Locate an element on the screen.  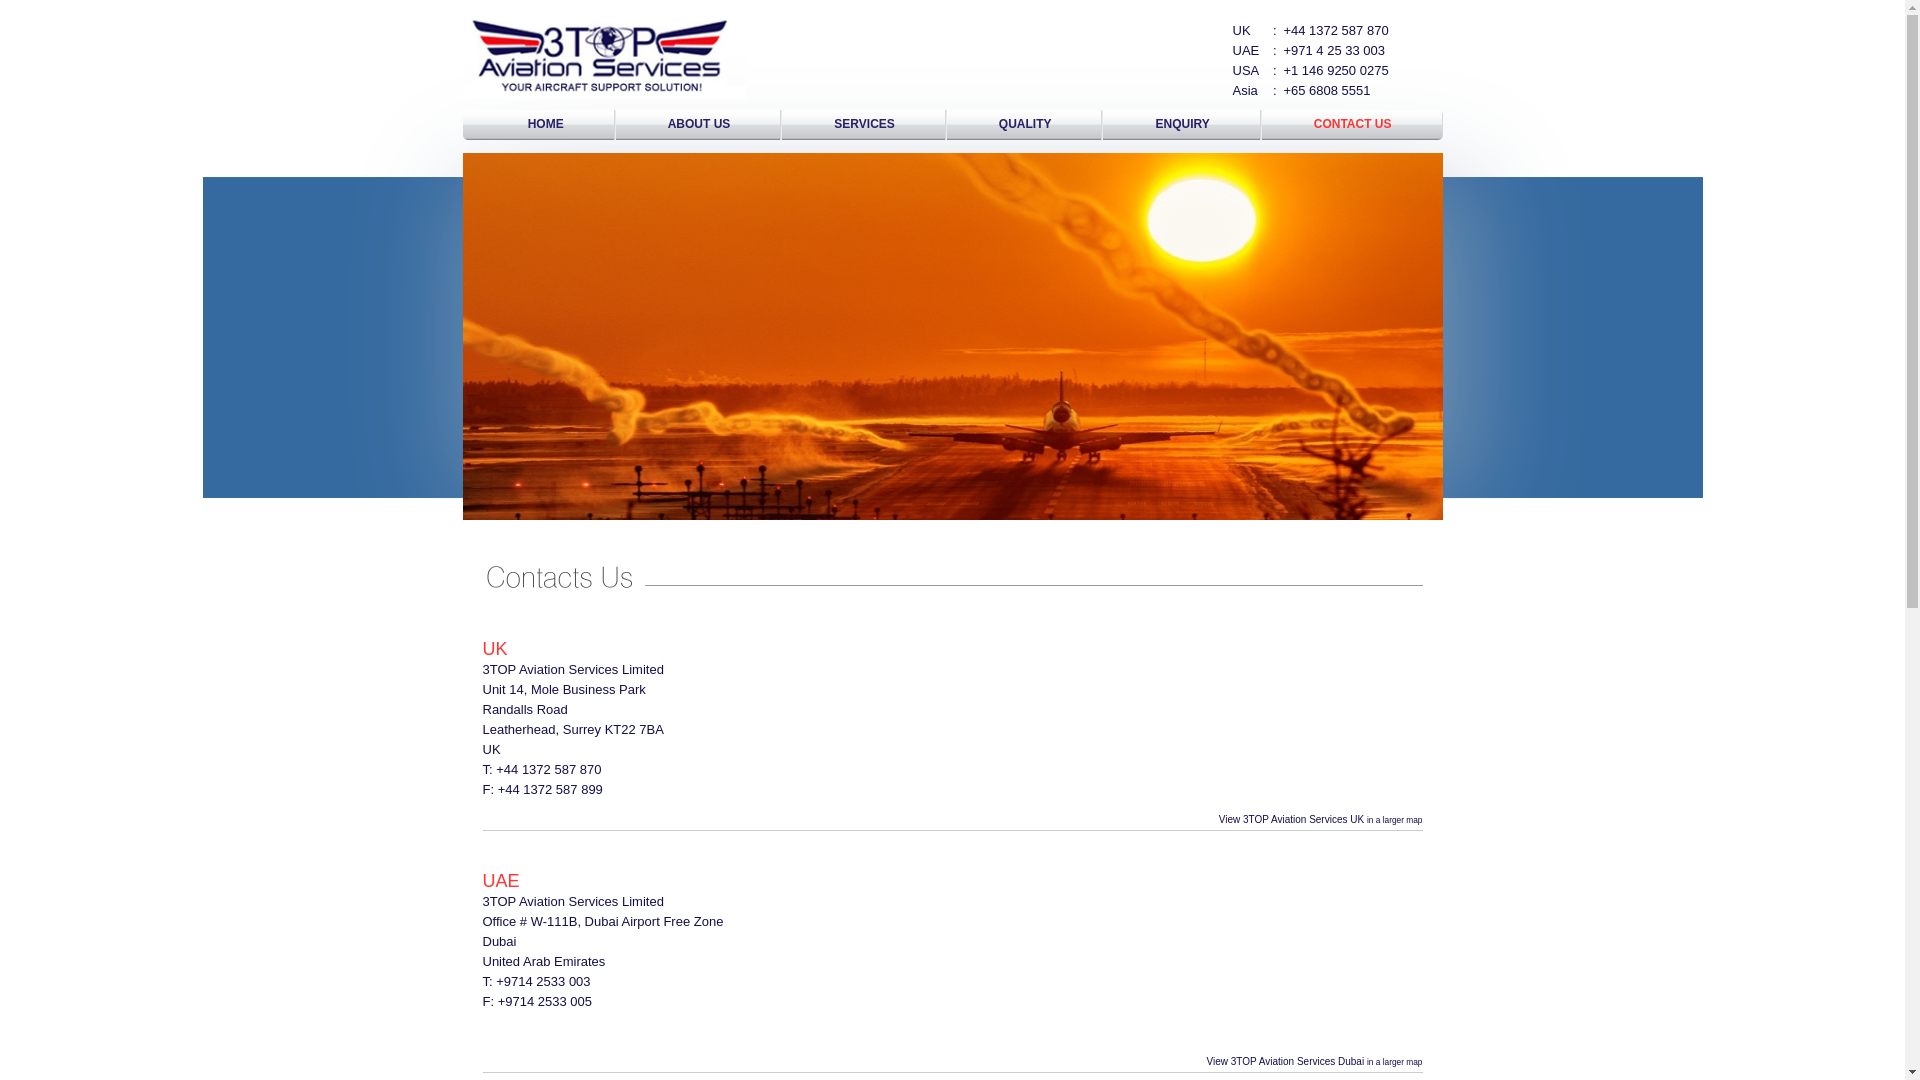
'View 3TOP Aviation Services UK in a larger map' is located at coordinates (1320, 818).